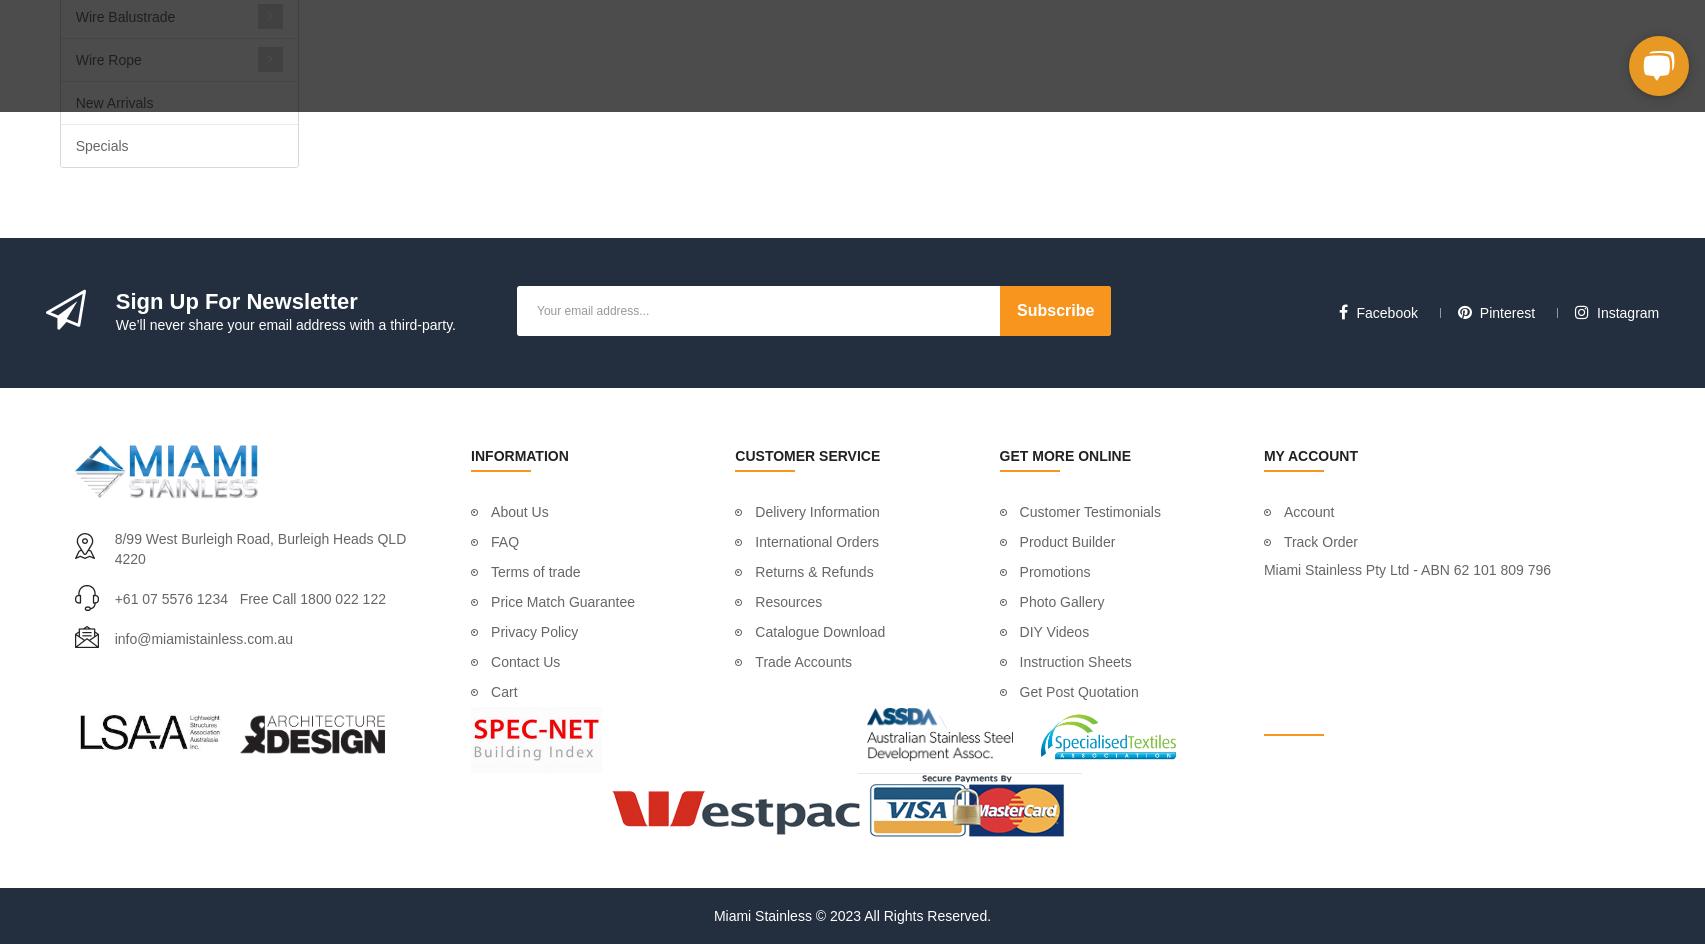 The width and height of the screenshot is (1705, 944). Describe the element at coordinates (75, 59) in the screenshot. I see `'Wire Rope'` at that location.